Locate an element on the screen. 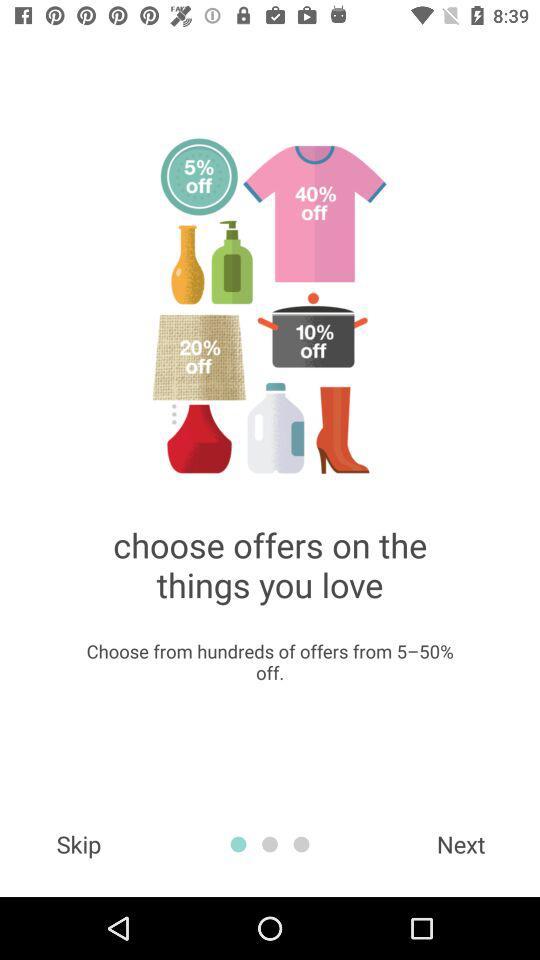  the item below the choose from hundreds icon is located at coordinates (77, 843).